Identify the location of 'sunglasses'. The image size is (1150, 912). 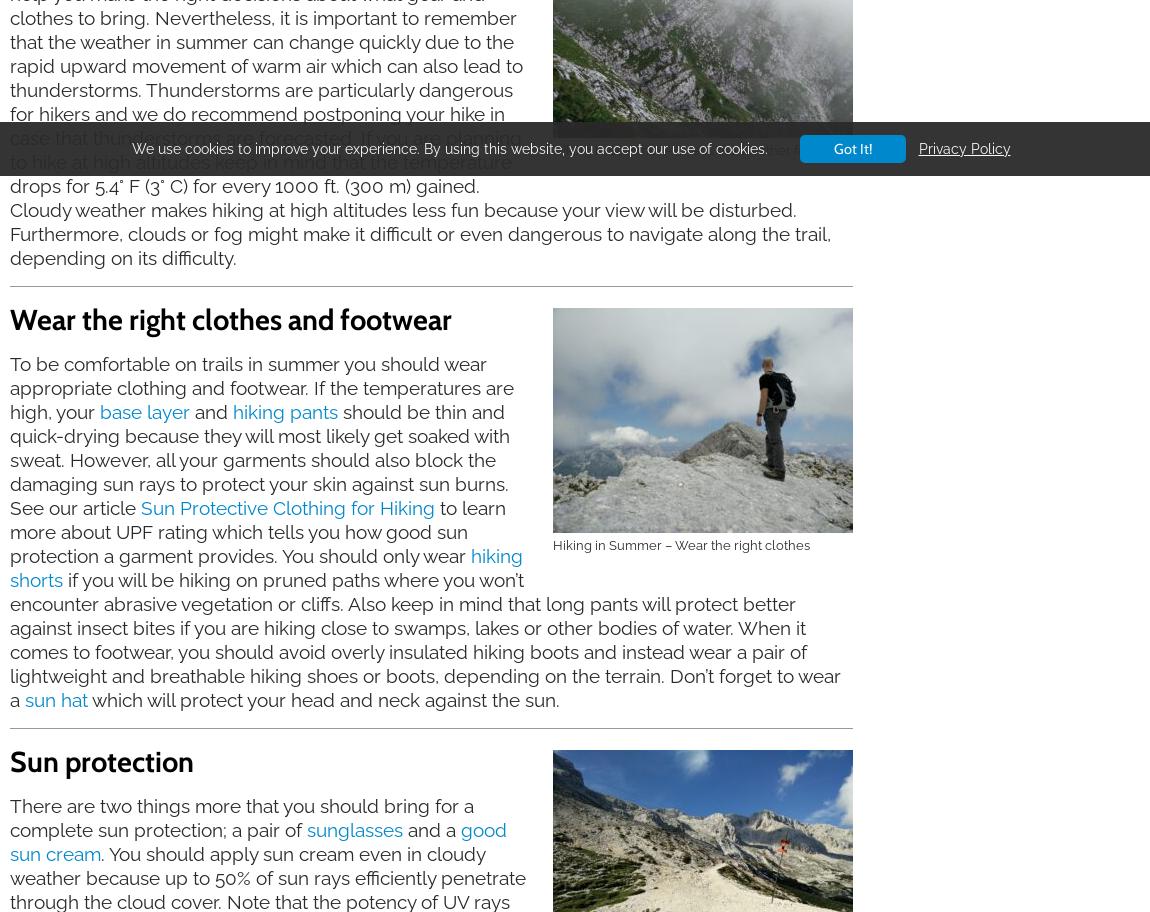
(355, 828).